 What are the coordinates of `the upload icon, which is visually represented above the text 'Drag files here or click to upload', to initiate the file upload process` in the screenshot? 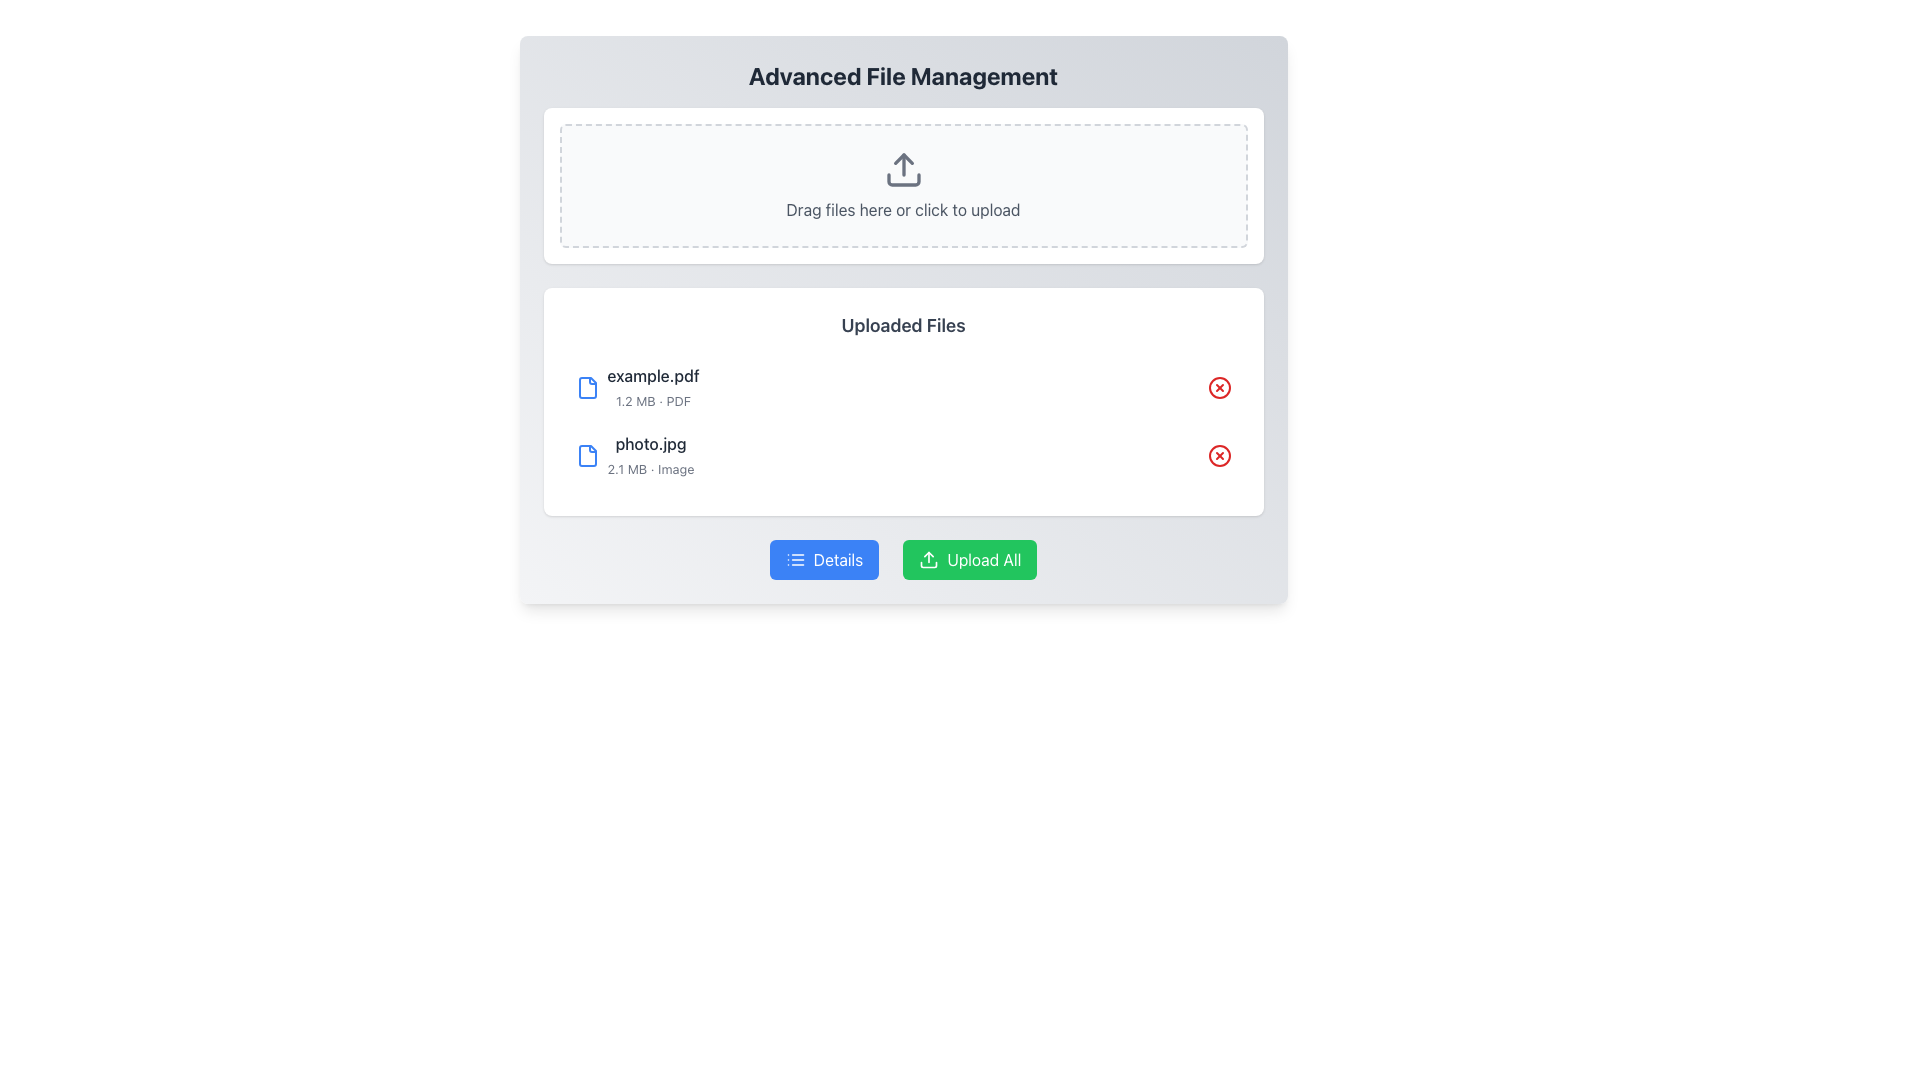 It's located at (902, 168).